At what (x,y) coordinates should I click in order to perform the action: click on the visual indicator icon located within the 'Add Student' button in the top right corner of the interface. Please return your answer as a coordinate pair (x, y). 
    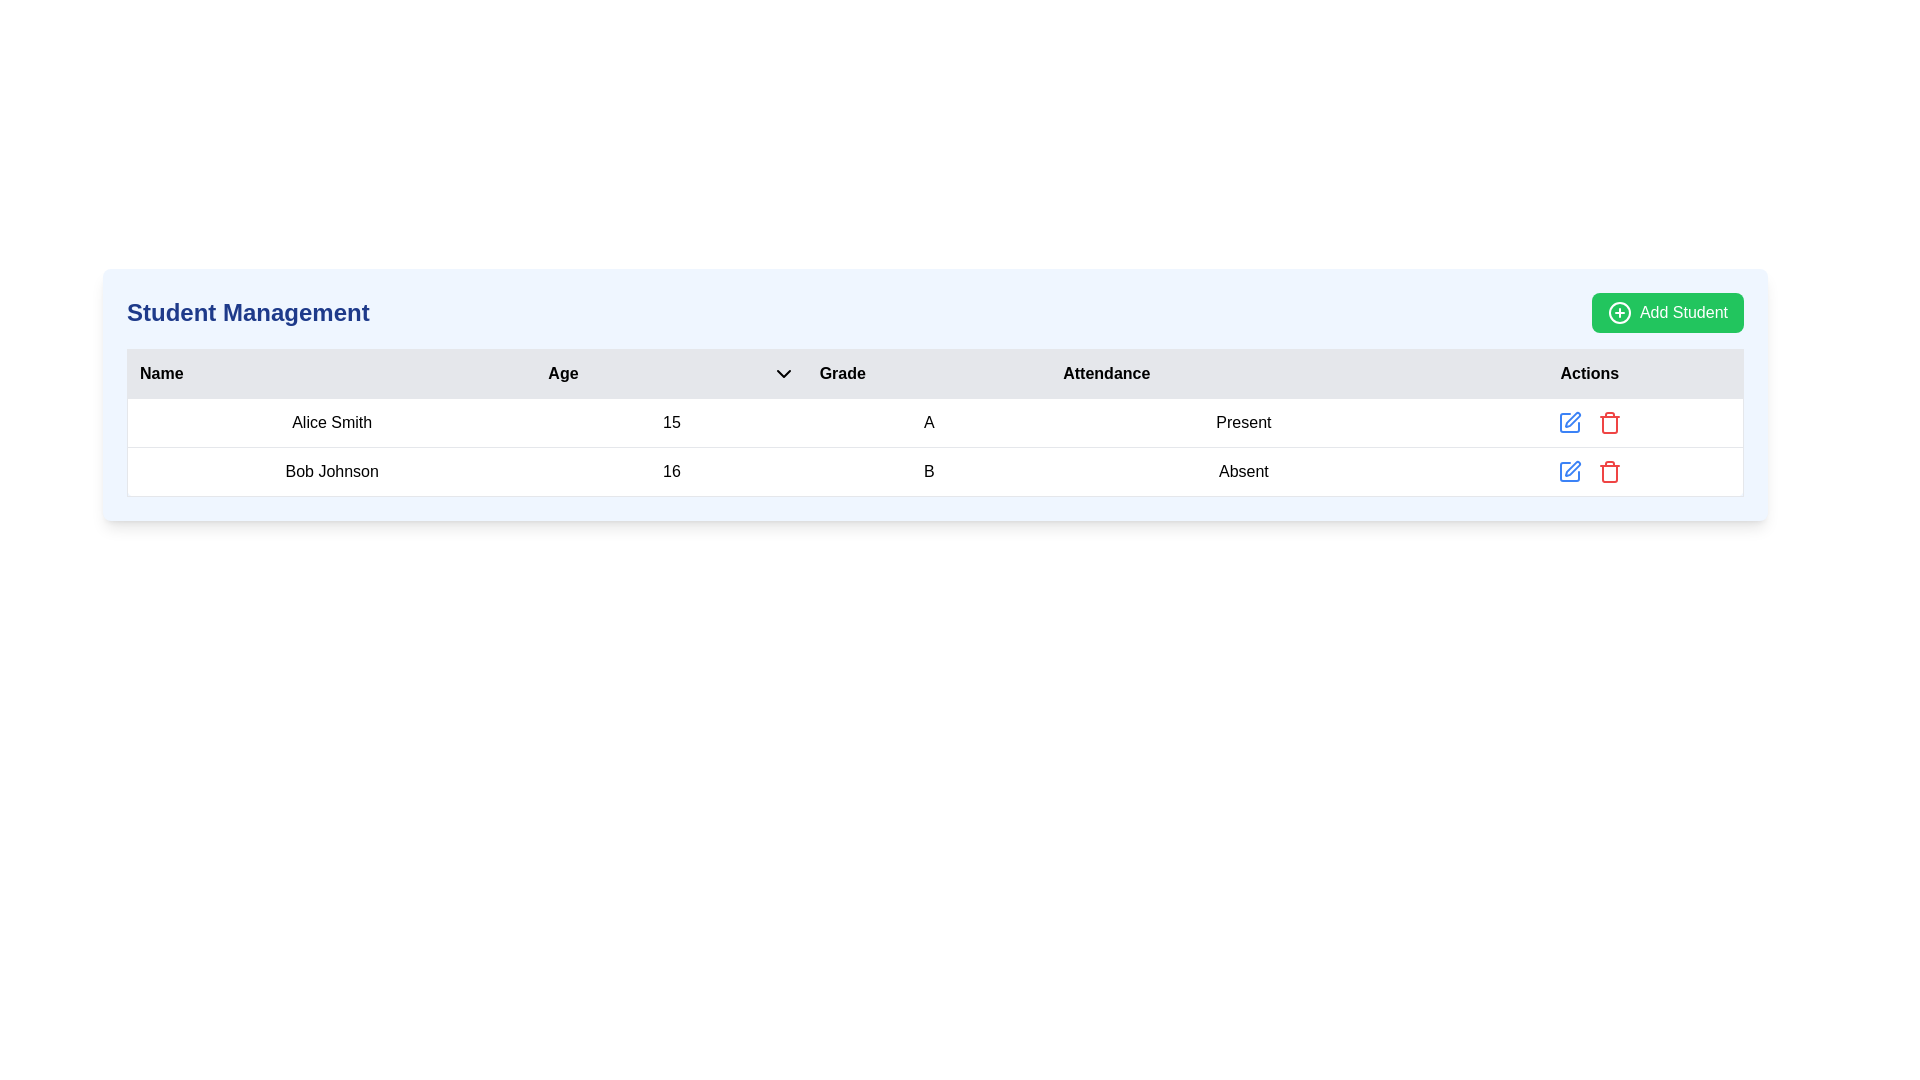
    Looking at the image, I should click on (1619, 312).